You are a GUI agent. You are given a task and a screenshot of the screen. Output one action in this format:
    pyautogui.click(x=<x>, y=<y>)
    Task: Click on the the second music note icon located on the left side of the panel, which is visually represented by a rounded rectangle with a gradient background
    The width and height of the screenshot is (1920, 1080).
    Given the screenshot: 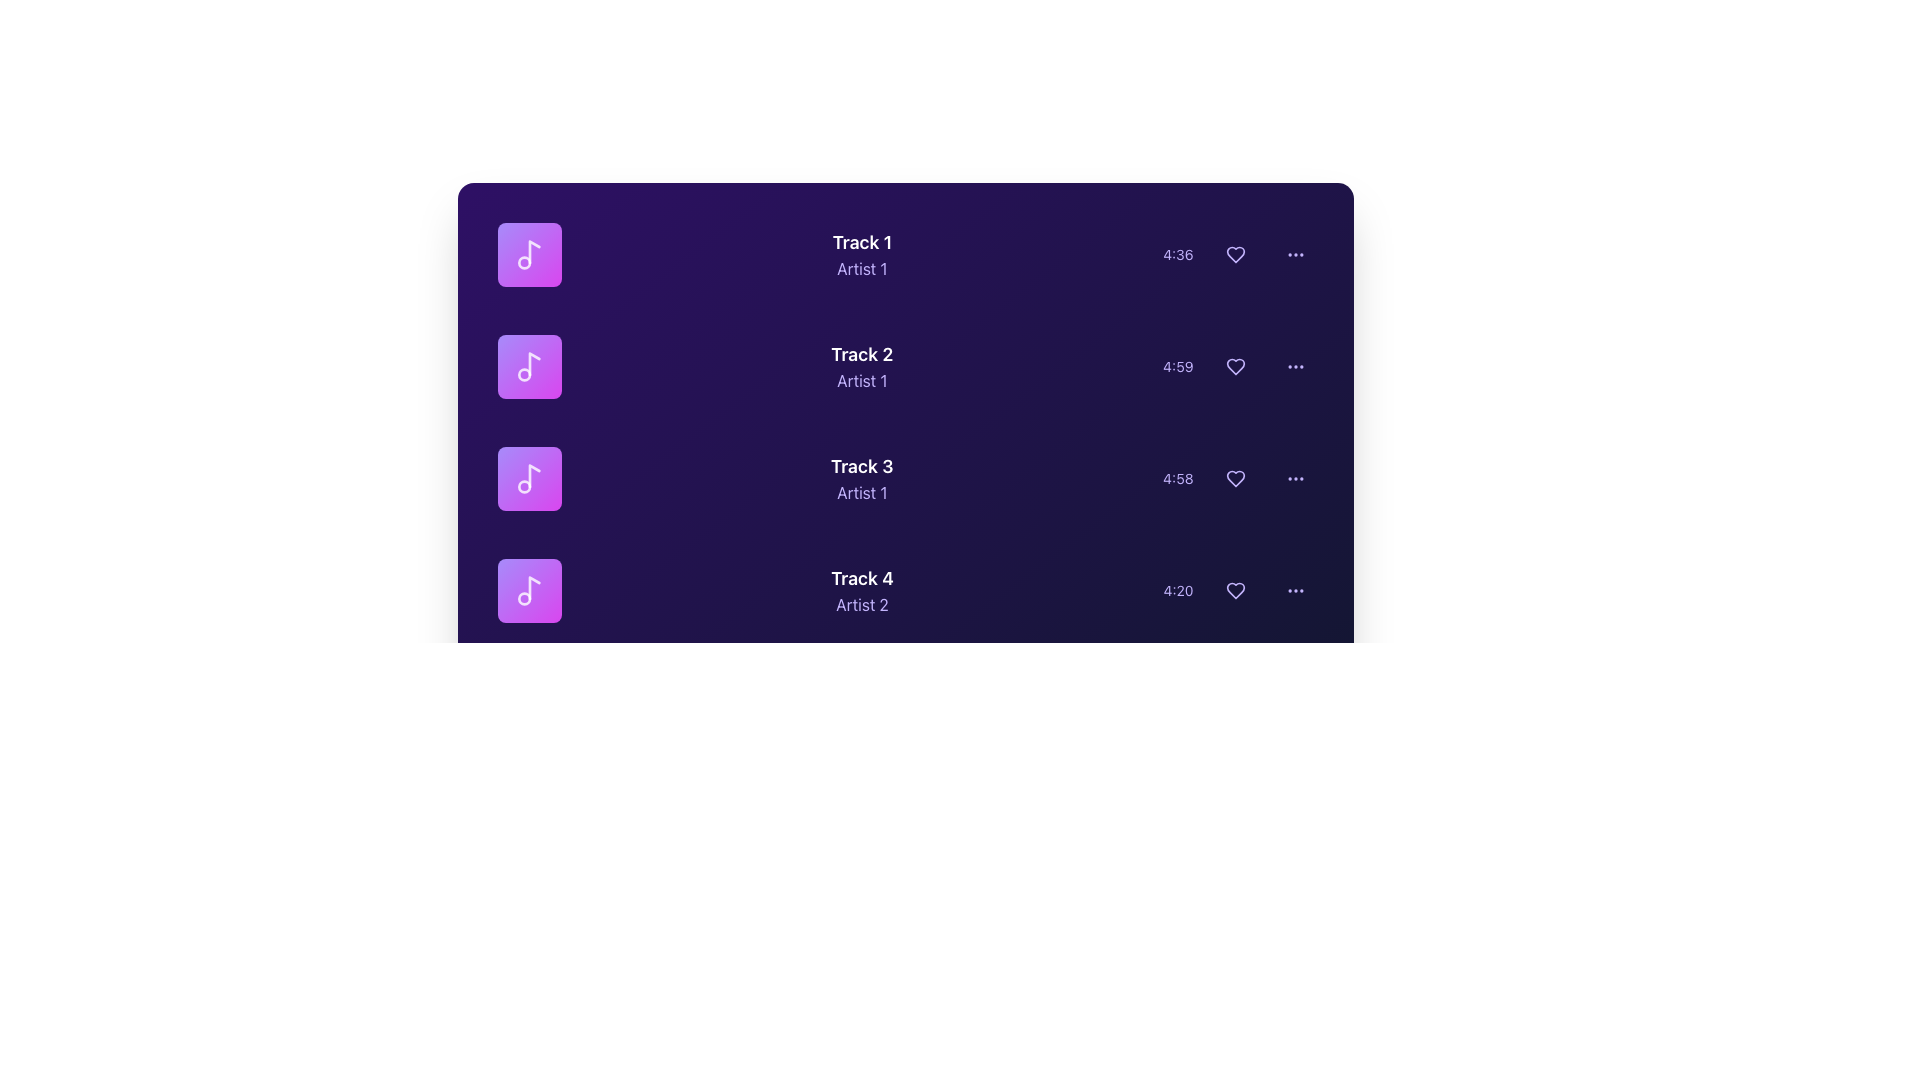 What is the action you would take?
    pyautogui.click(x=529, y=366)
    